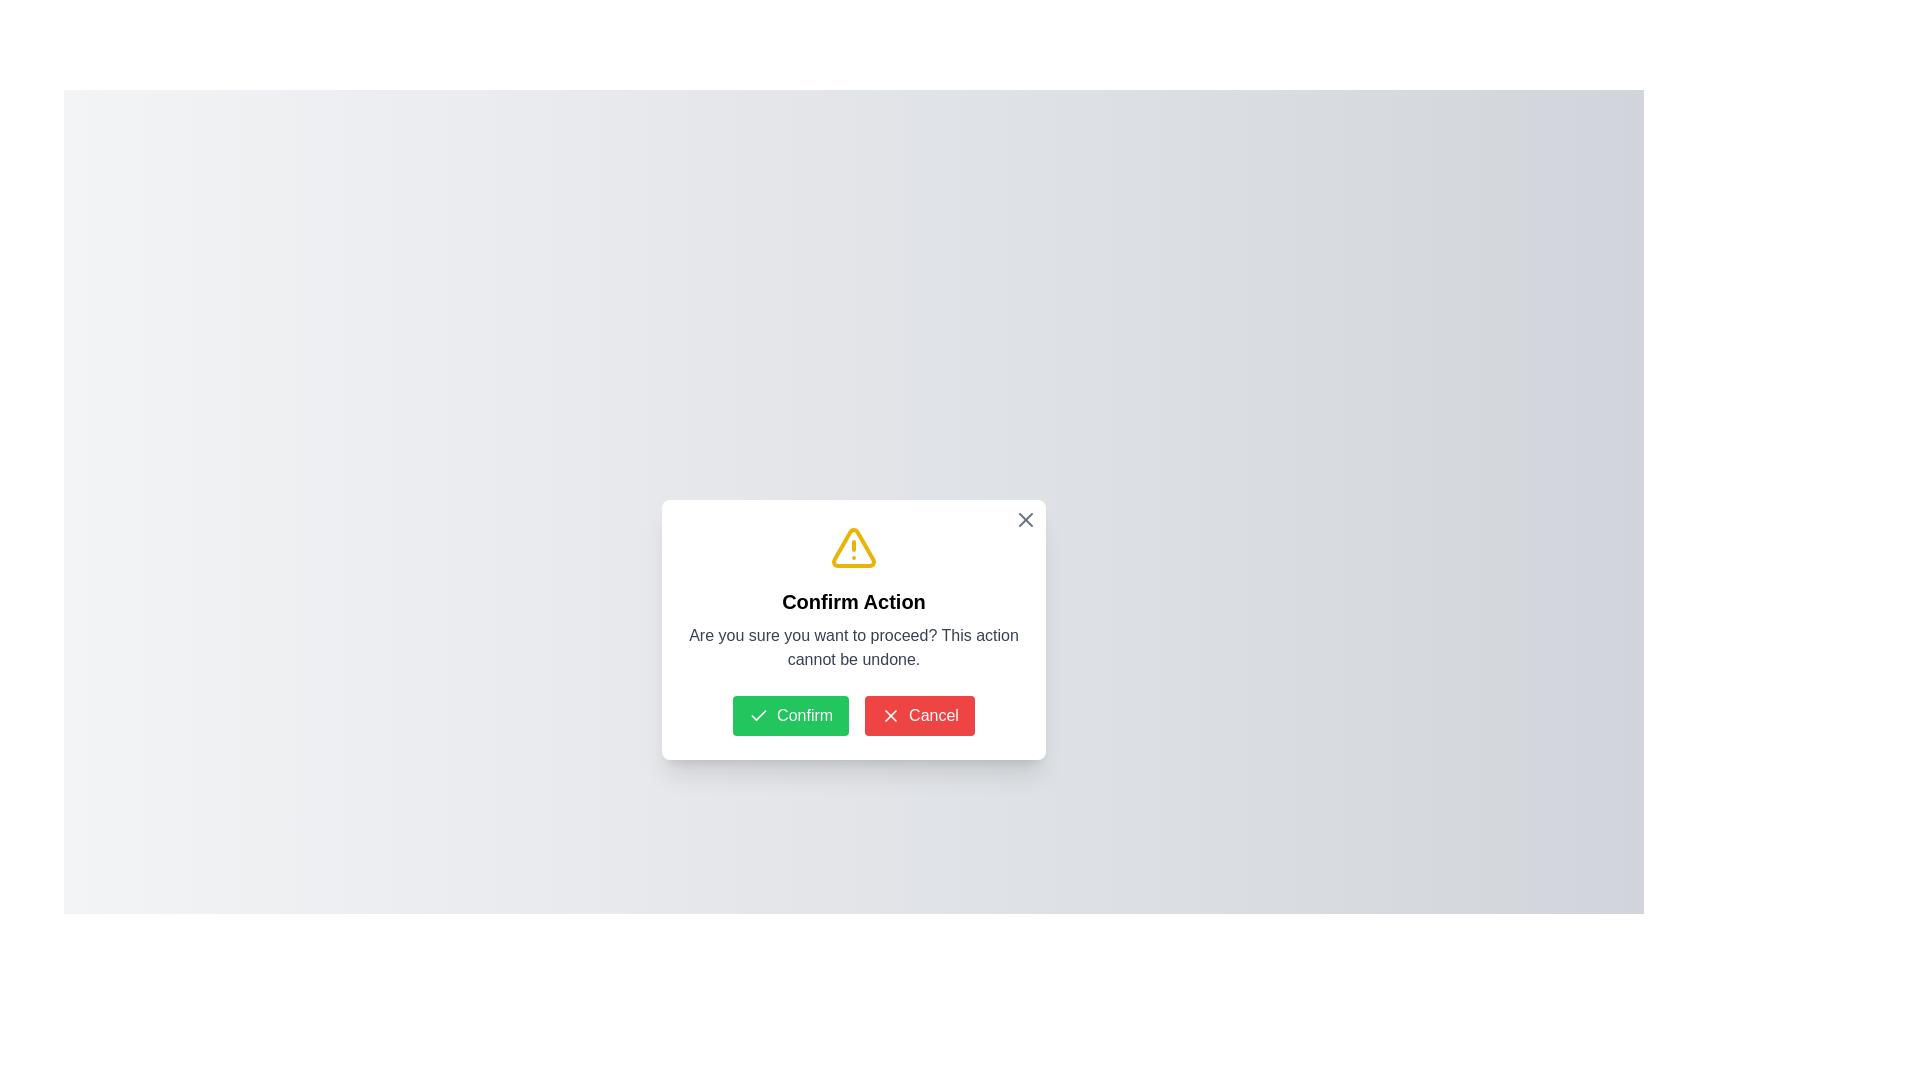 This screenshot has width=1920, height=1080. Describe the element at coordinates (790, 715) in the screenshot. I see `the confirmation button, which is the leftmost button in a horizontal layout alongside a red 'Cancel' button, to trigger a visual effect` at that location.